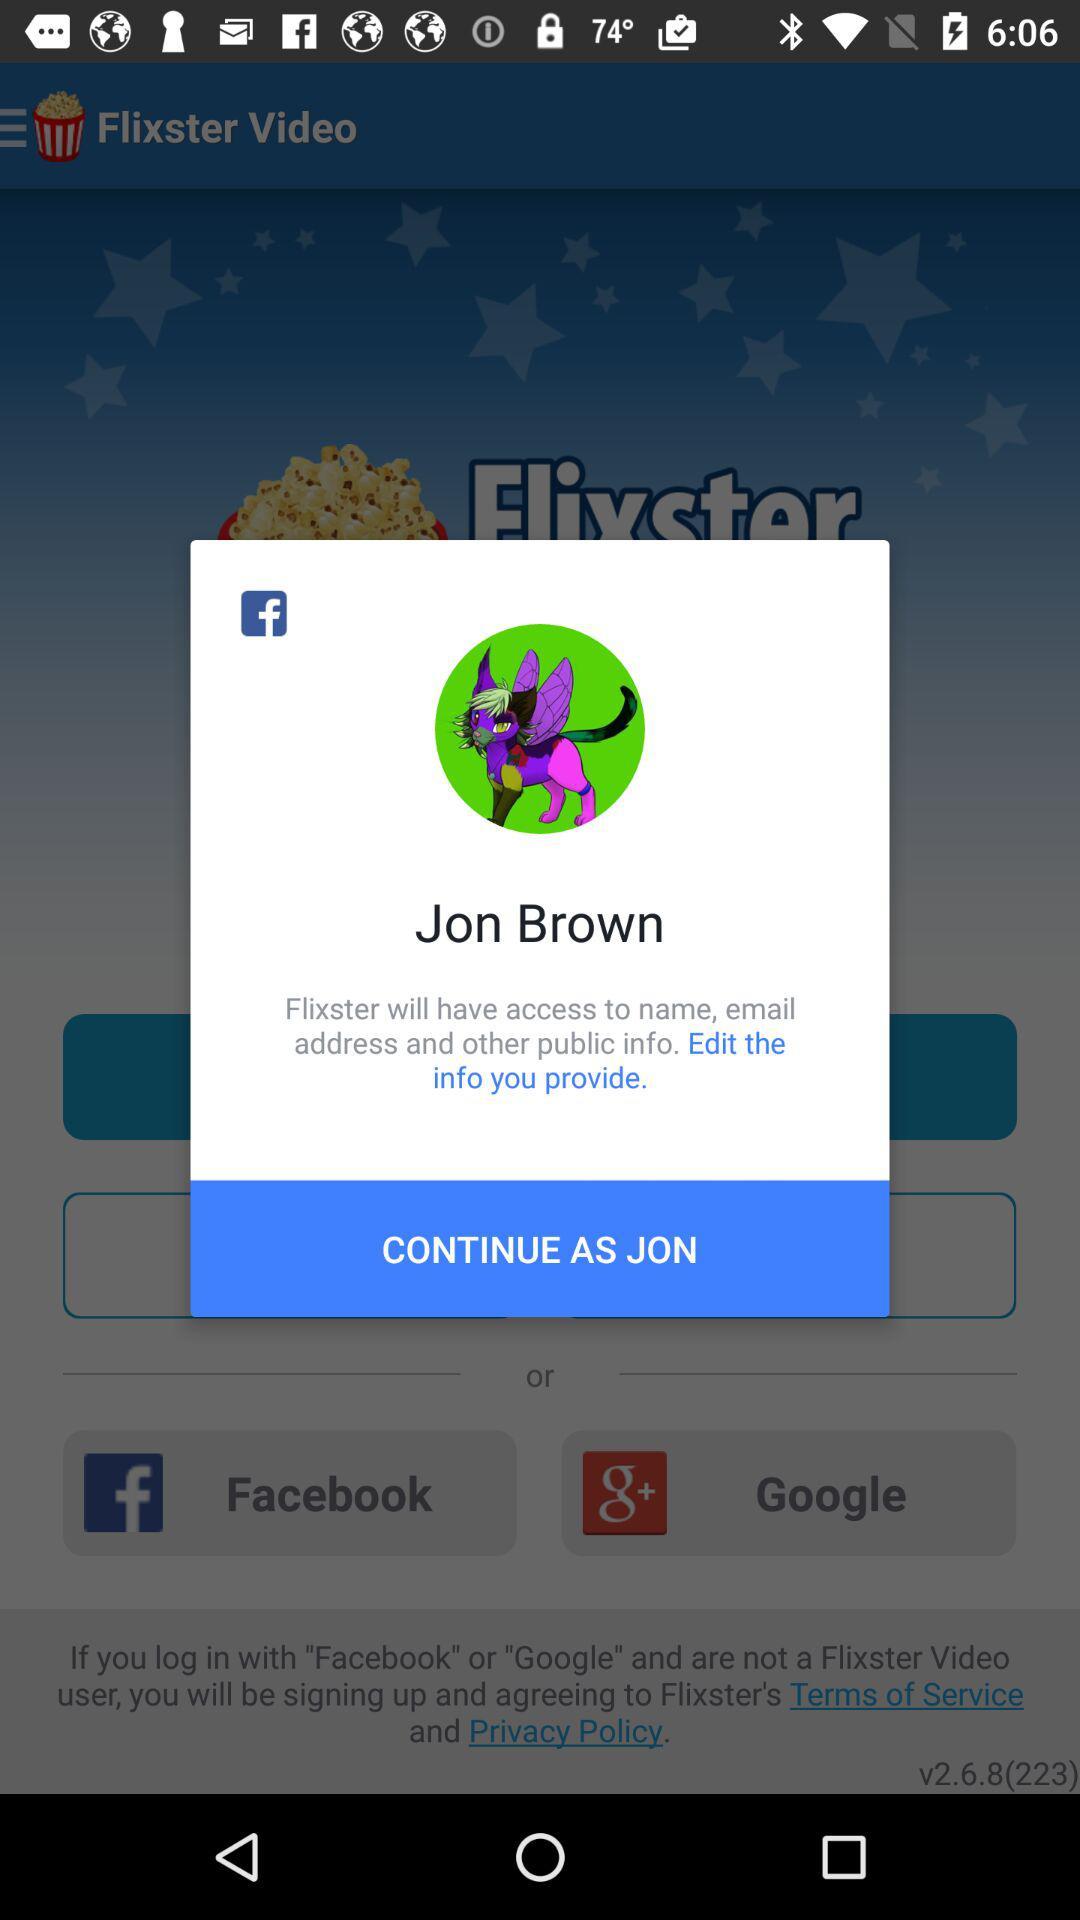 The height and width of the screenshot is (1920, 1080). I want to click on icon below jon brown, so click(540, 1041).